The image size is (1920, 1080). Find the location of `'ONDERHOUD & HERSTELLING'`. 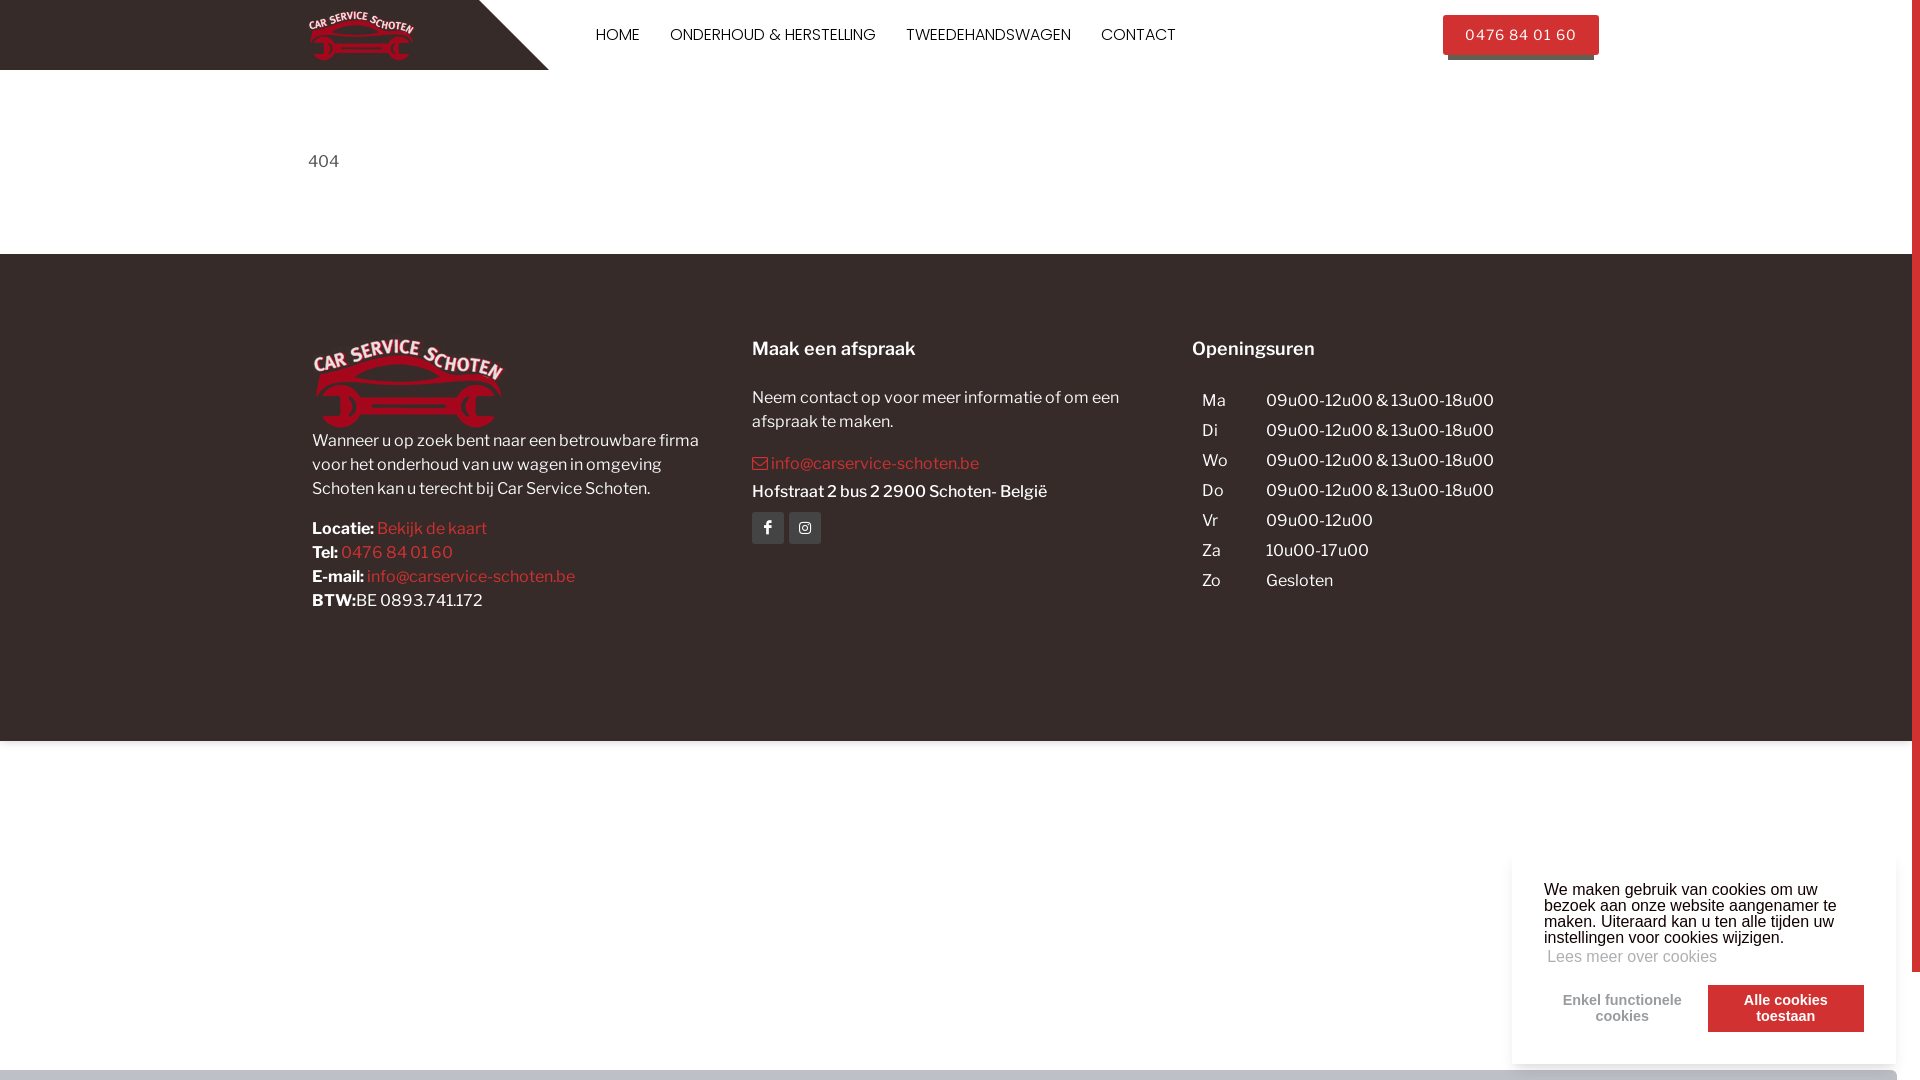

'ONDERHOUD & HERSTELLING' is located at coordinates (654, 34).